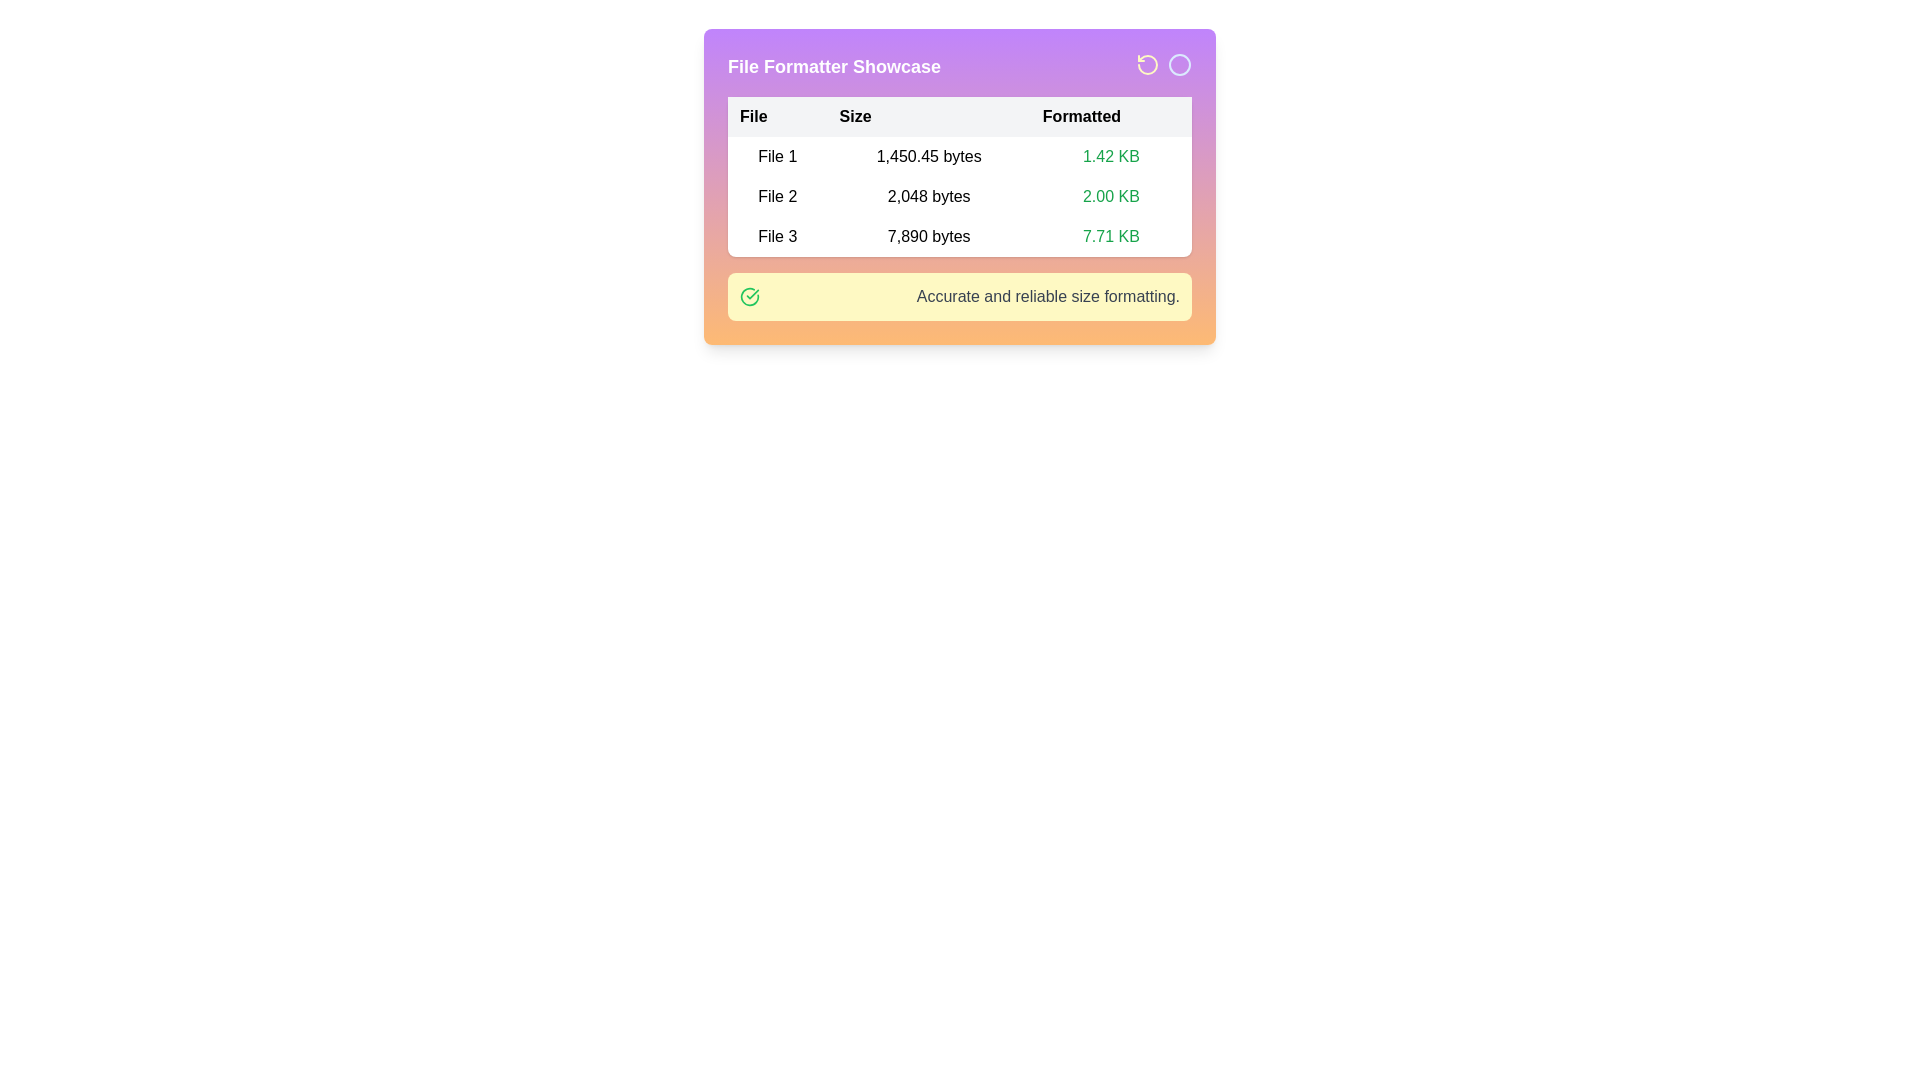 The height and width of the screenshot is (1080, 1920). I want to click on the label displaying the size of 'File 3' in the middle column of the third row under the tabular interface, so click(928, 235).